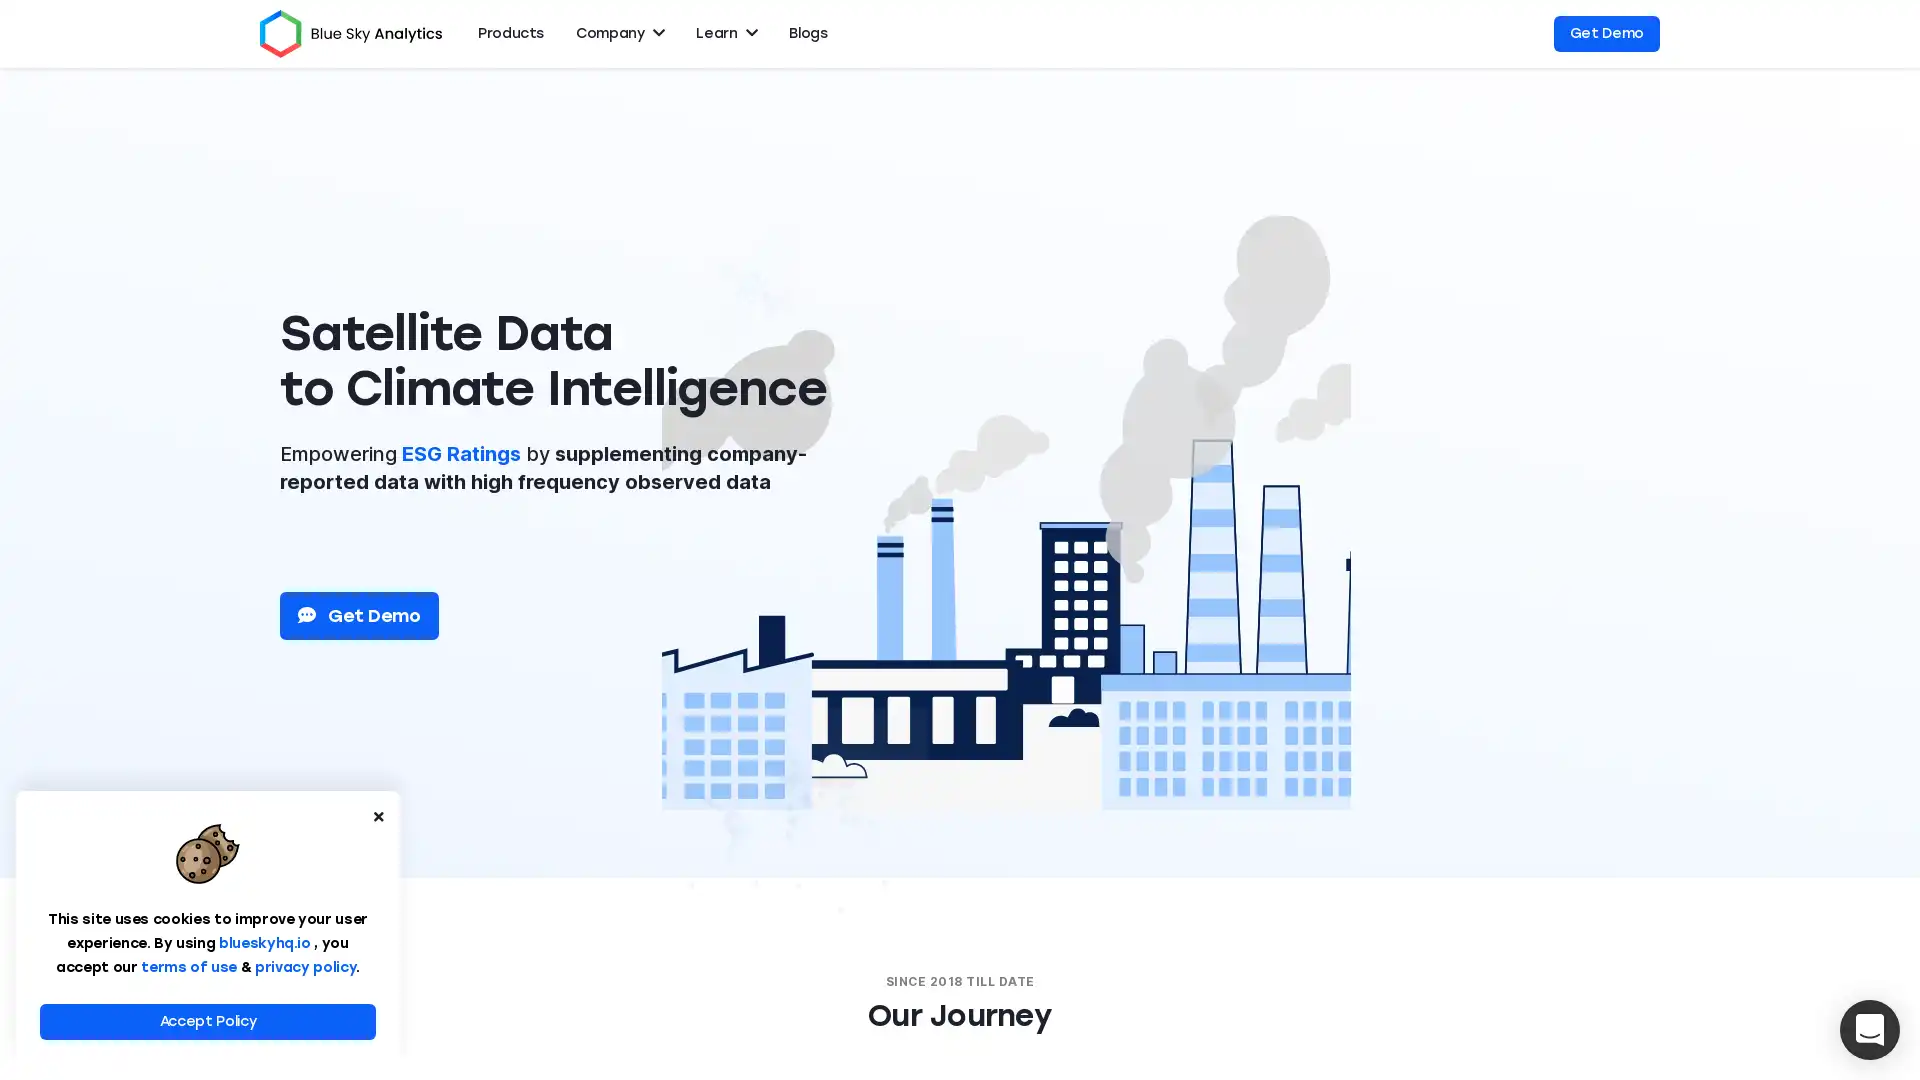  What do you see at coordinates (1869, 1029) in the screenshot?
I see `Load Chat` at bounding box center [1869, 1029].